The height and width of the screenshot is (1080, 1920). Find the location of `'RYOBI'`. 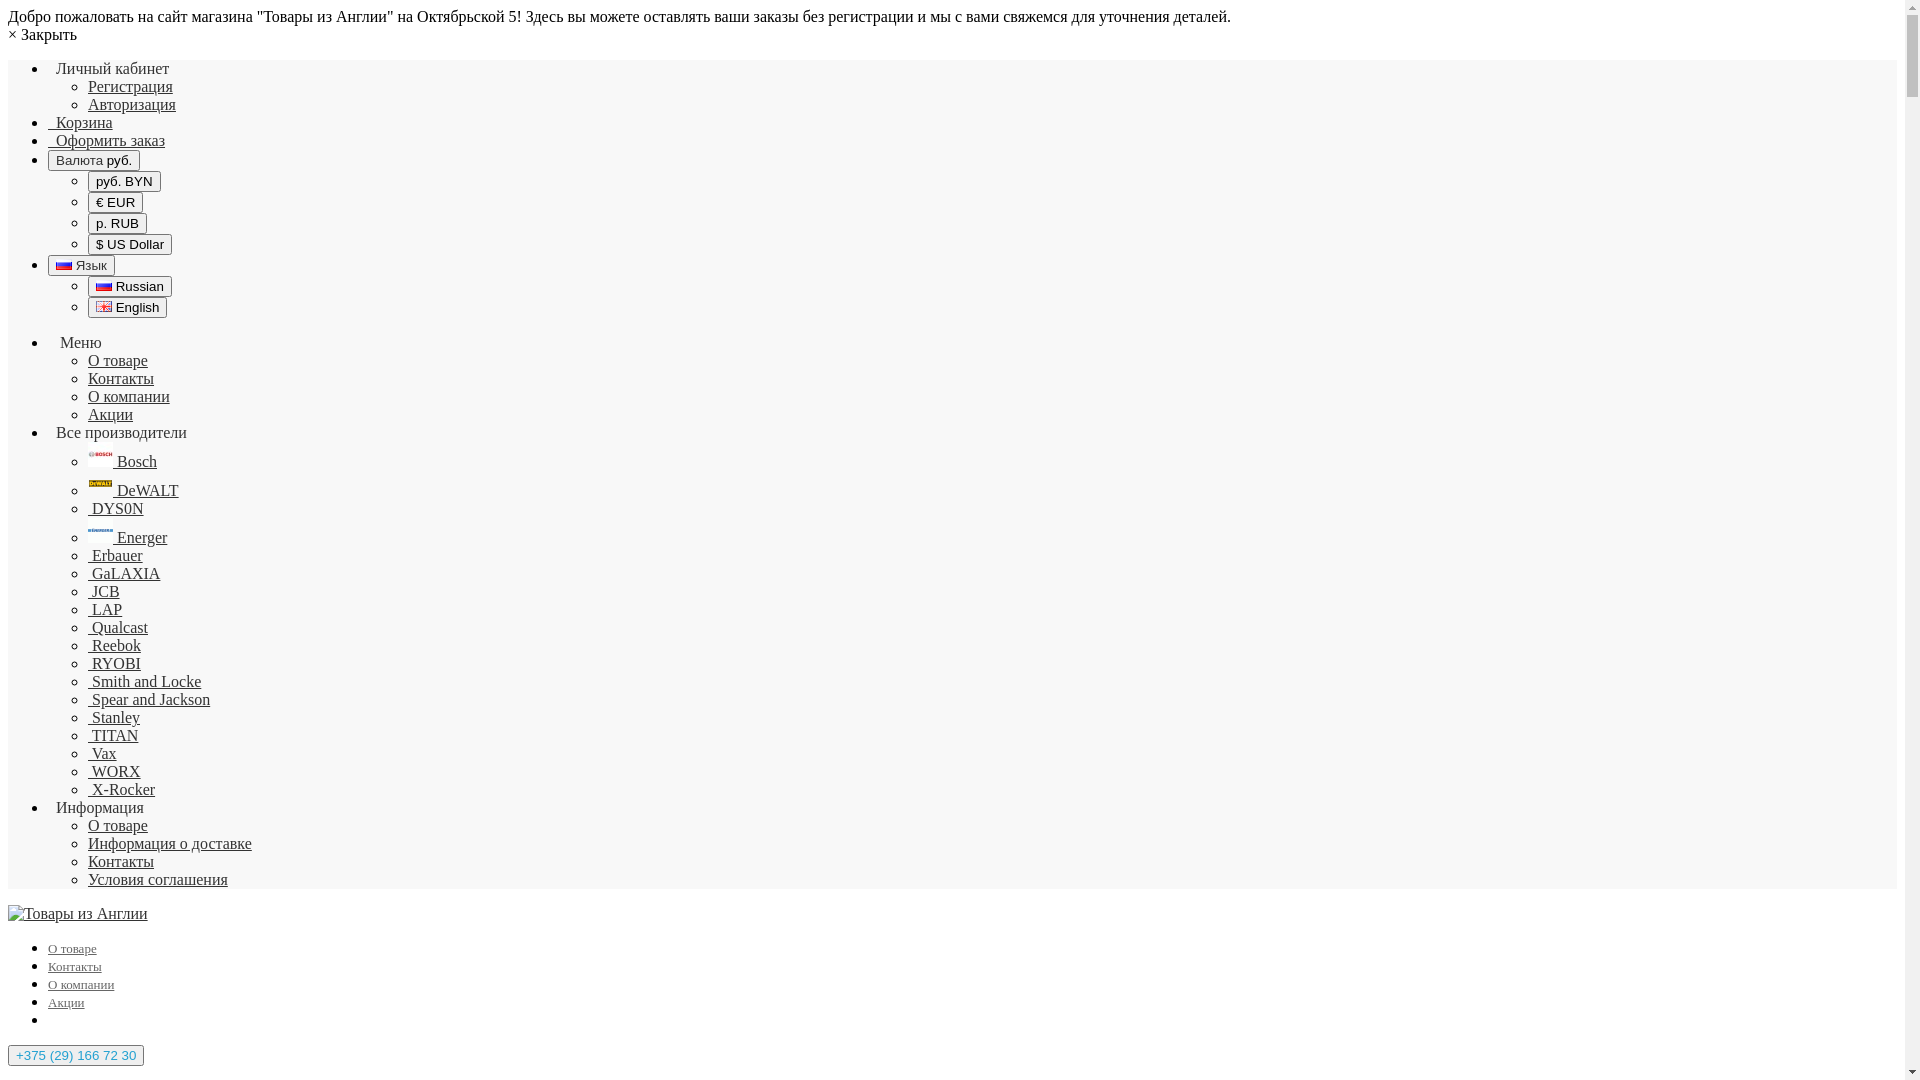

'RYOBI' is located at coordinates (113, 663).